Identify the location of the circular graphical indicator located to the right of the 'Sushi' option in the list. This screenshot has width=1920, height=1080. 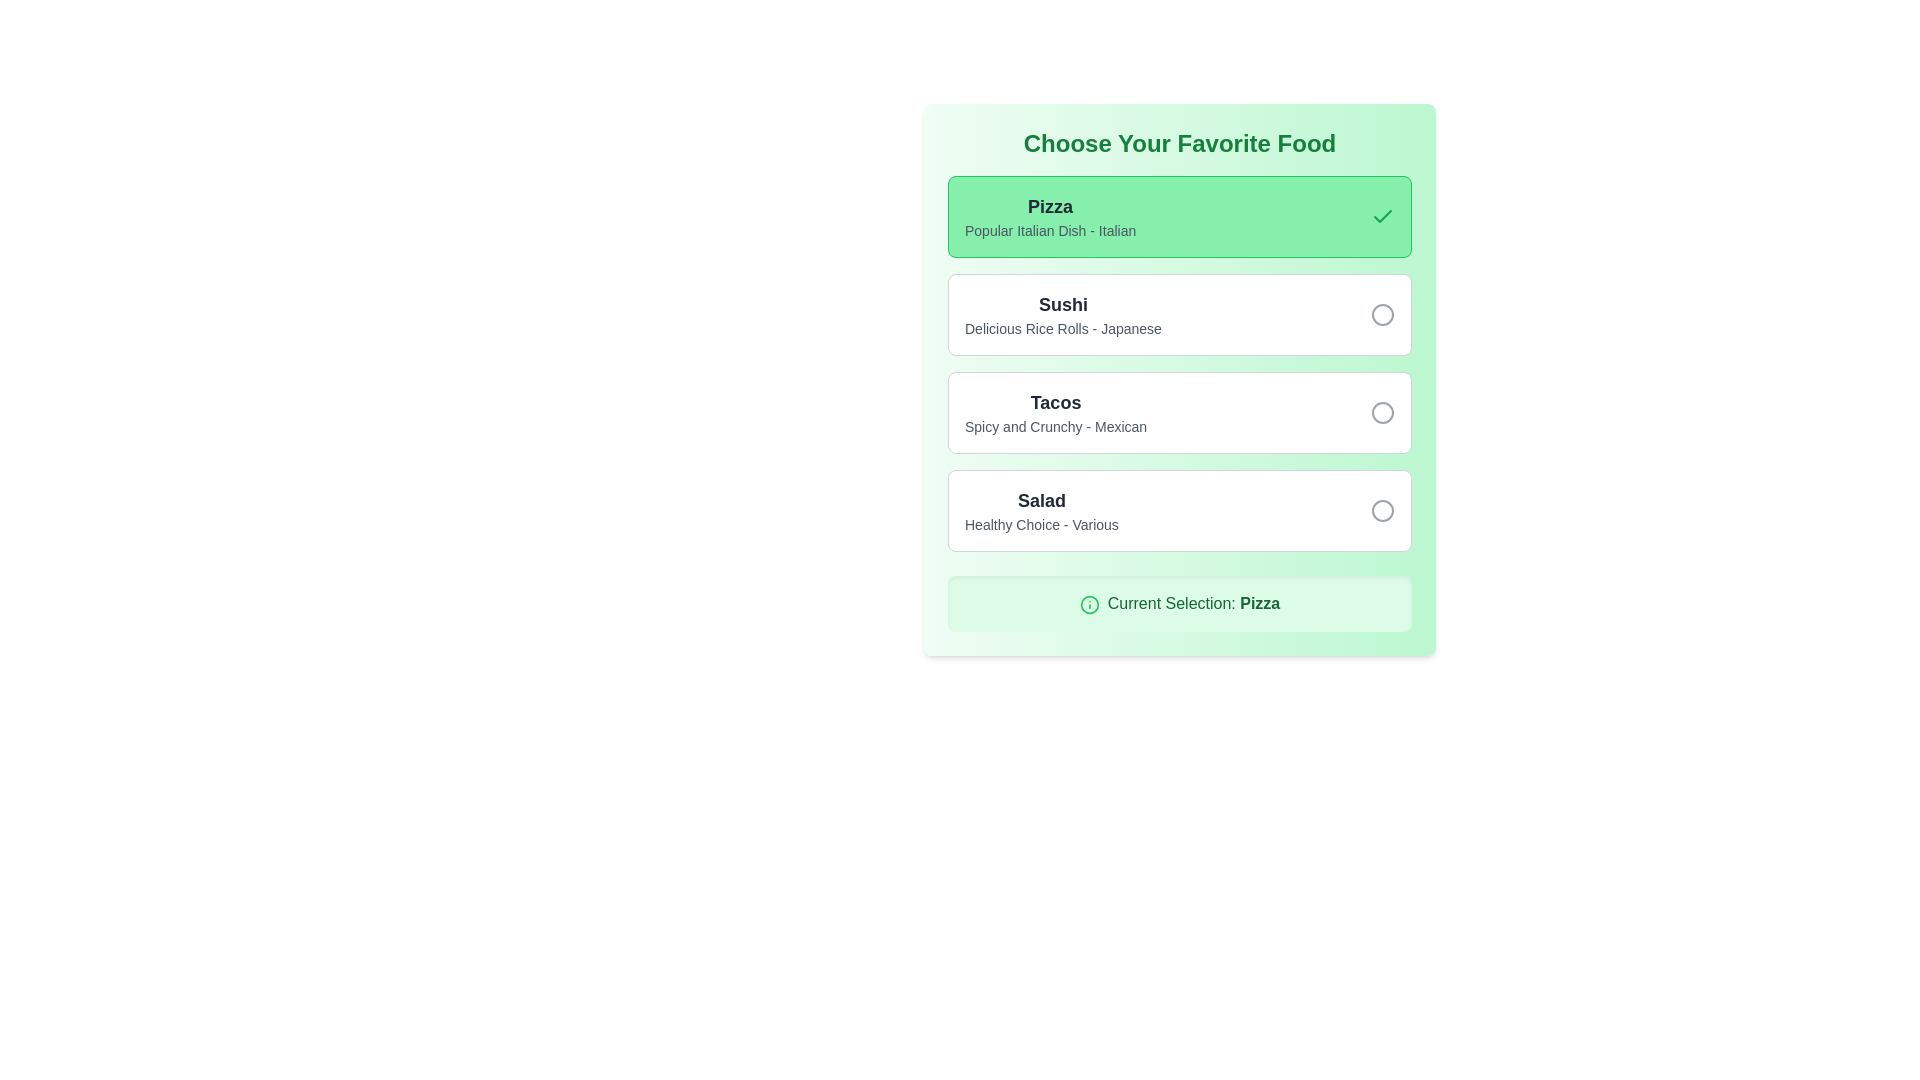
(1381, 315).